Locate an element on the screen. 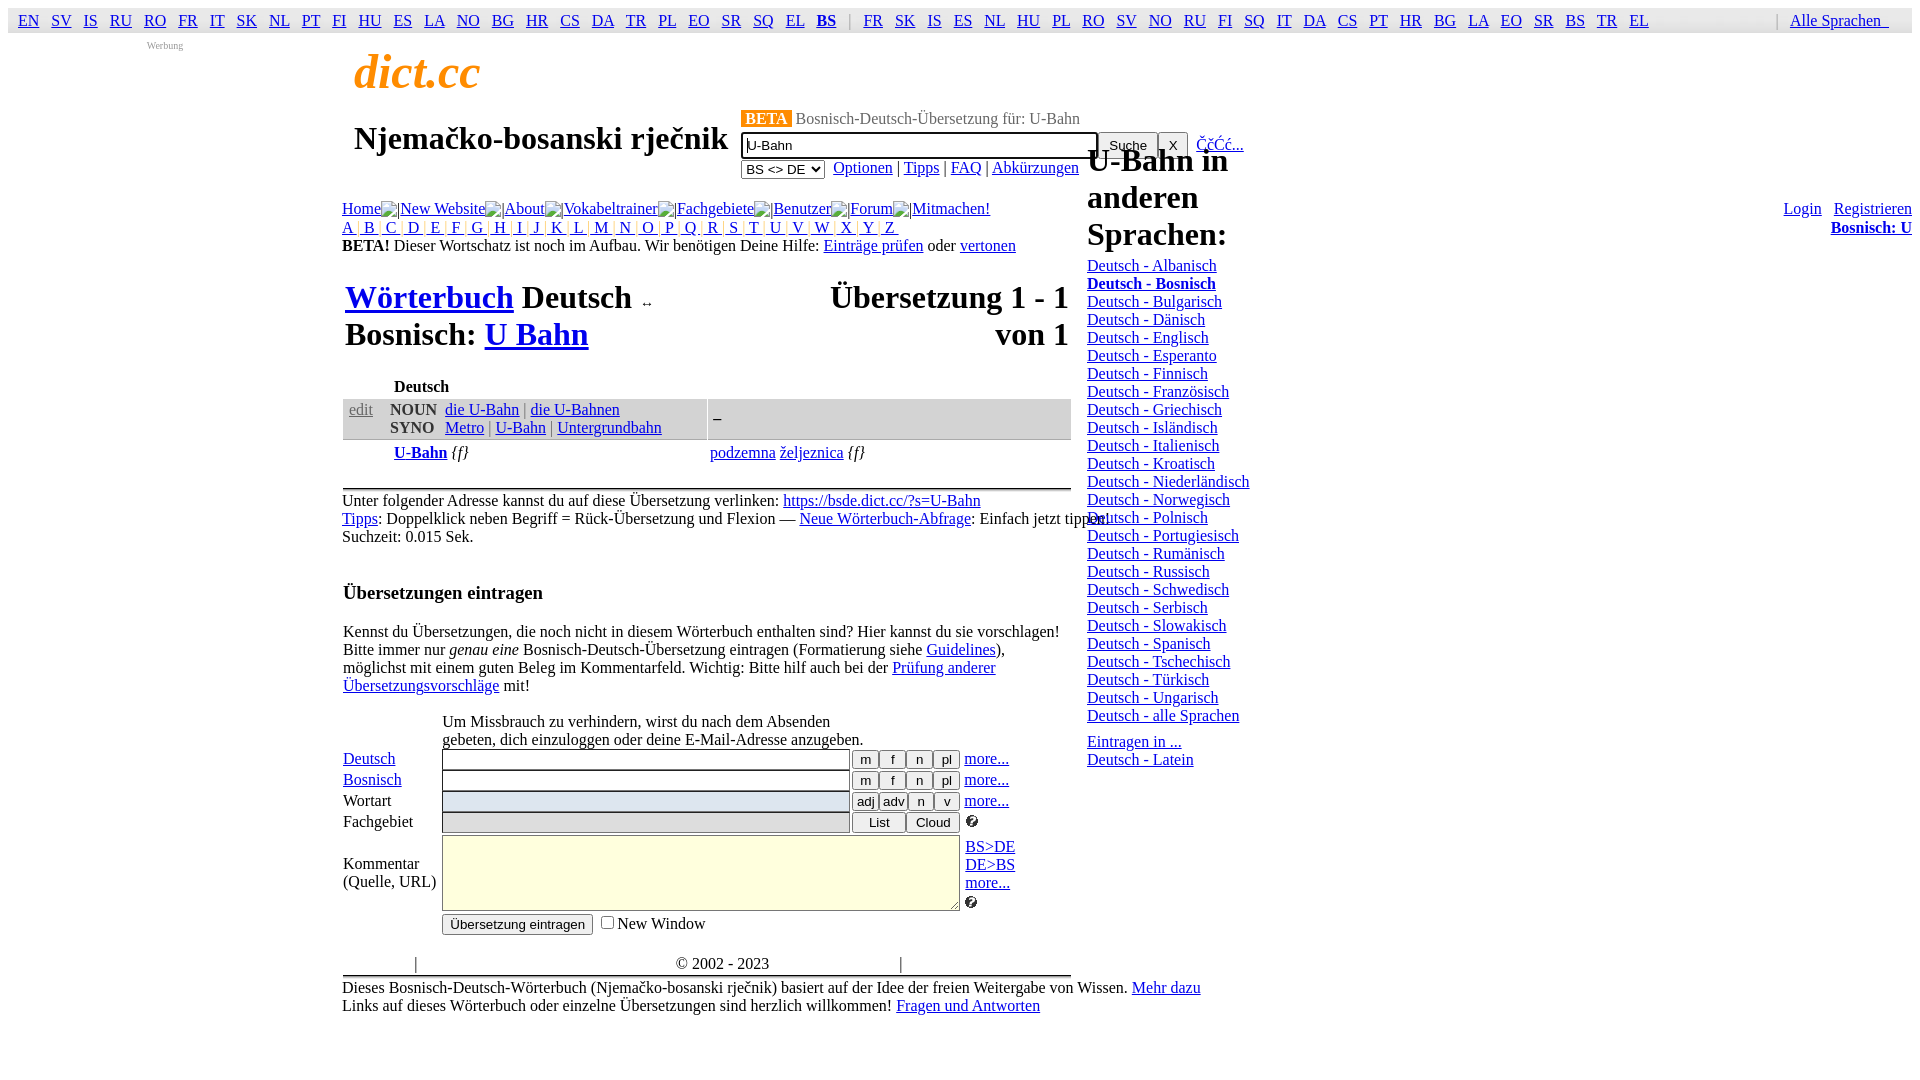 The width and height of the screenshot is (1920, 1080). 'I' is located at coordinates (519, 226).